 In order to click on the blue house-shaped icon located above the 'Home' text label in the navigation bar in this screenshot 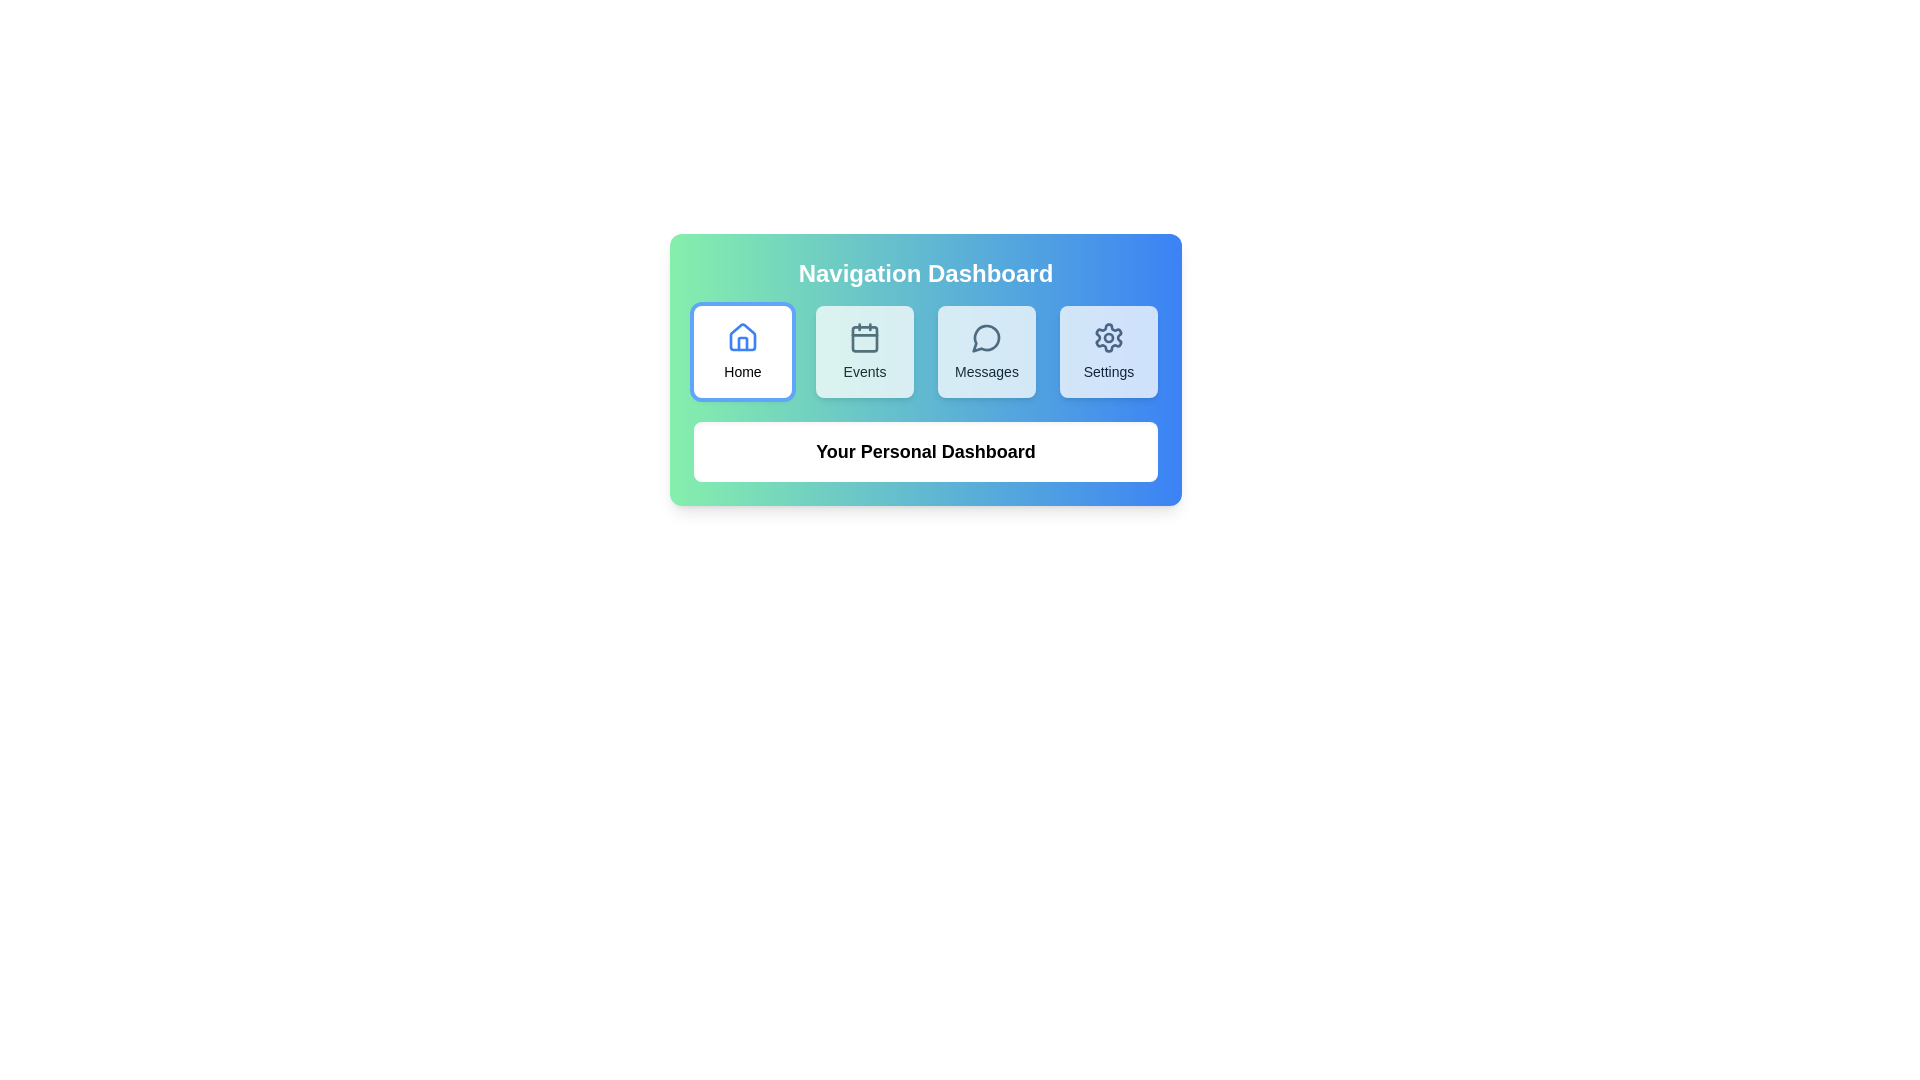, I will do `click(742, 337)`.